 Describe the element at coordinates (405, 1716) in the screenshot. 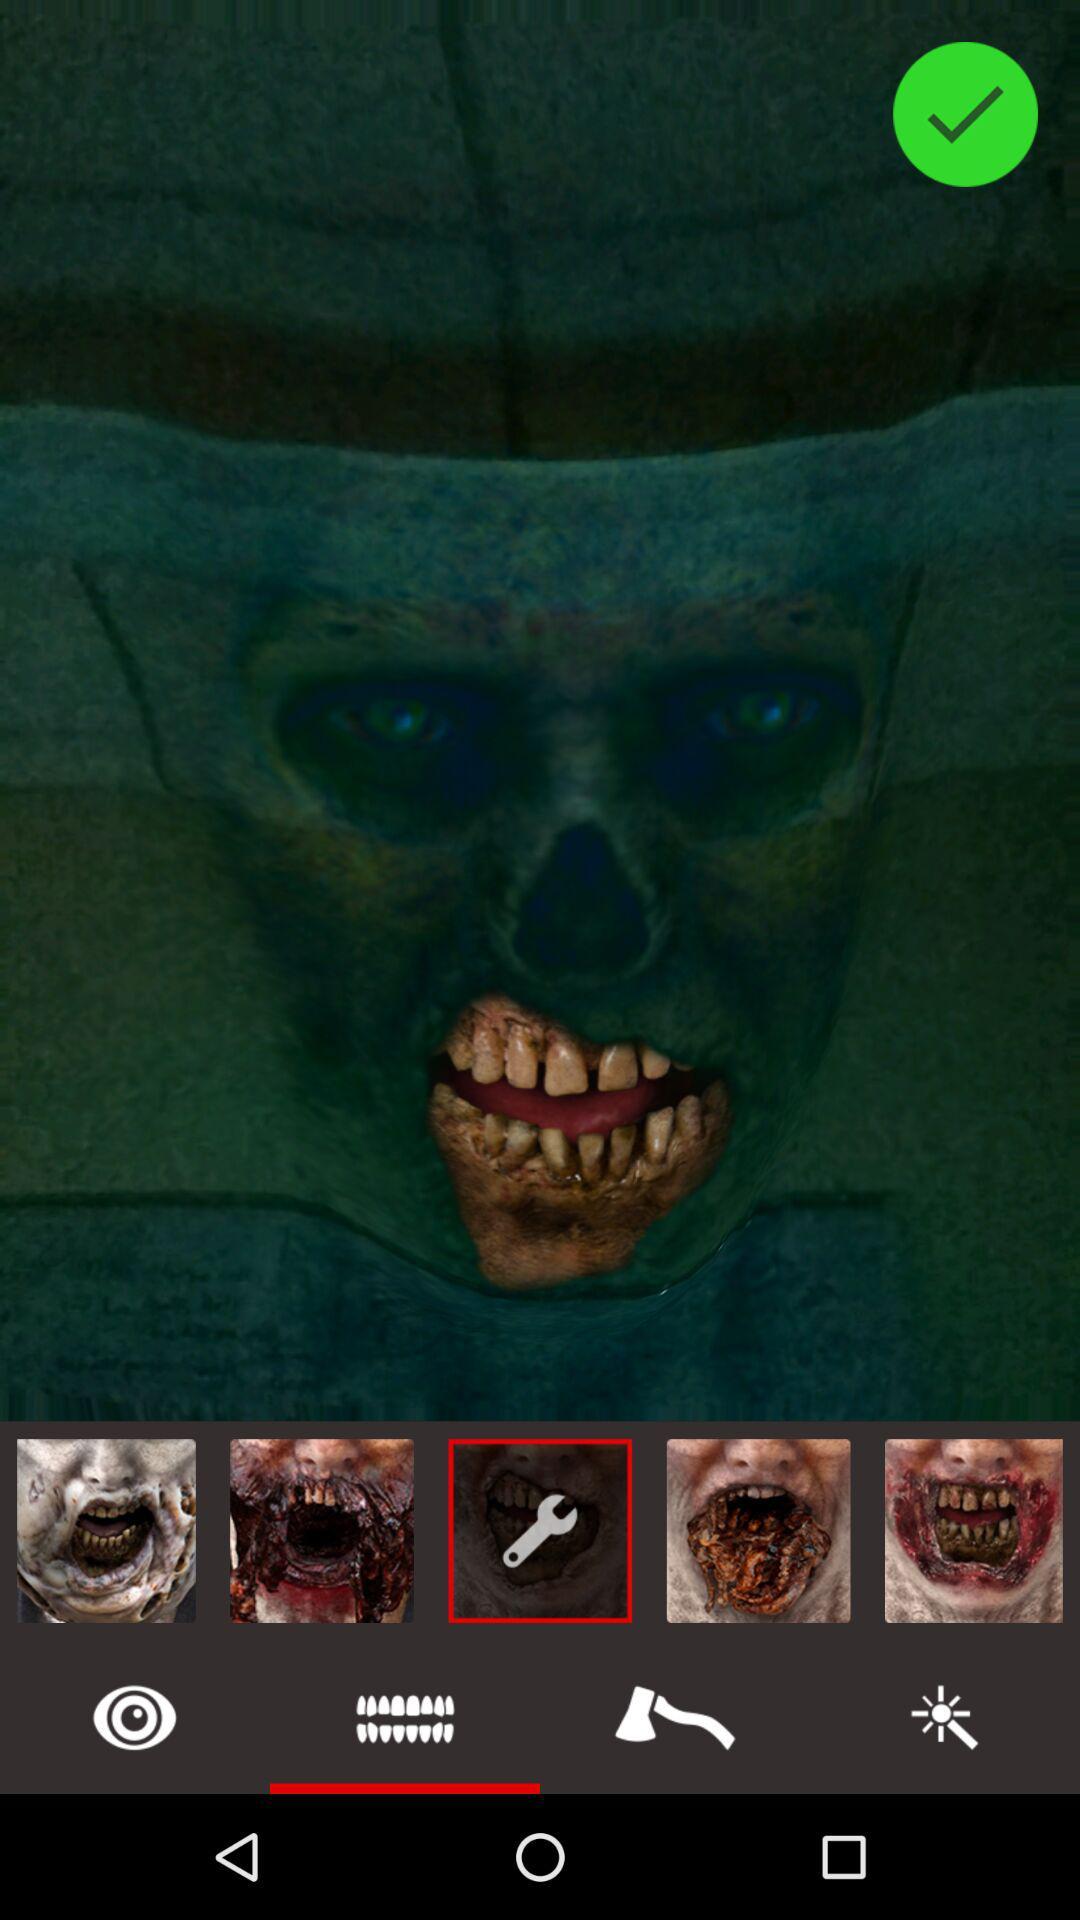

I see `teeth` at that location.